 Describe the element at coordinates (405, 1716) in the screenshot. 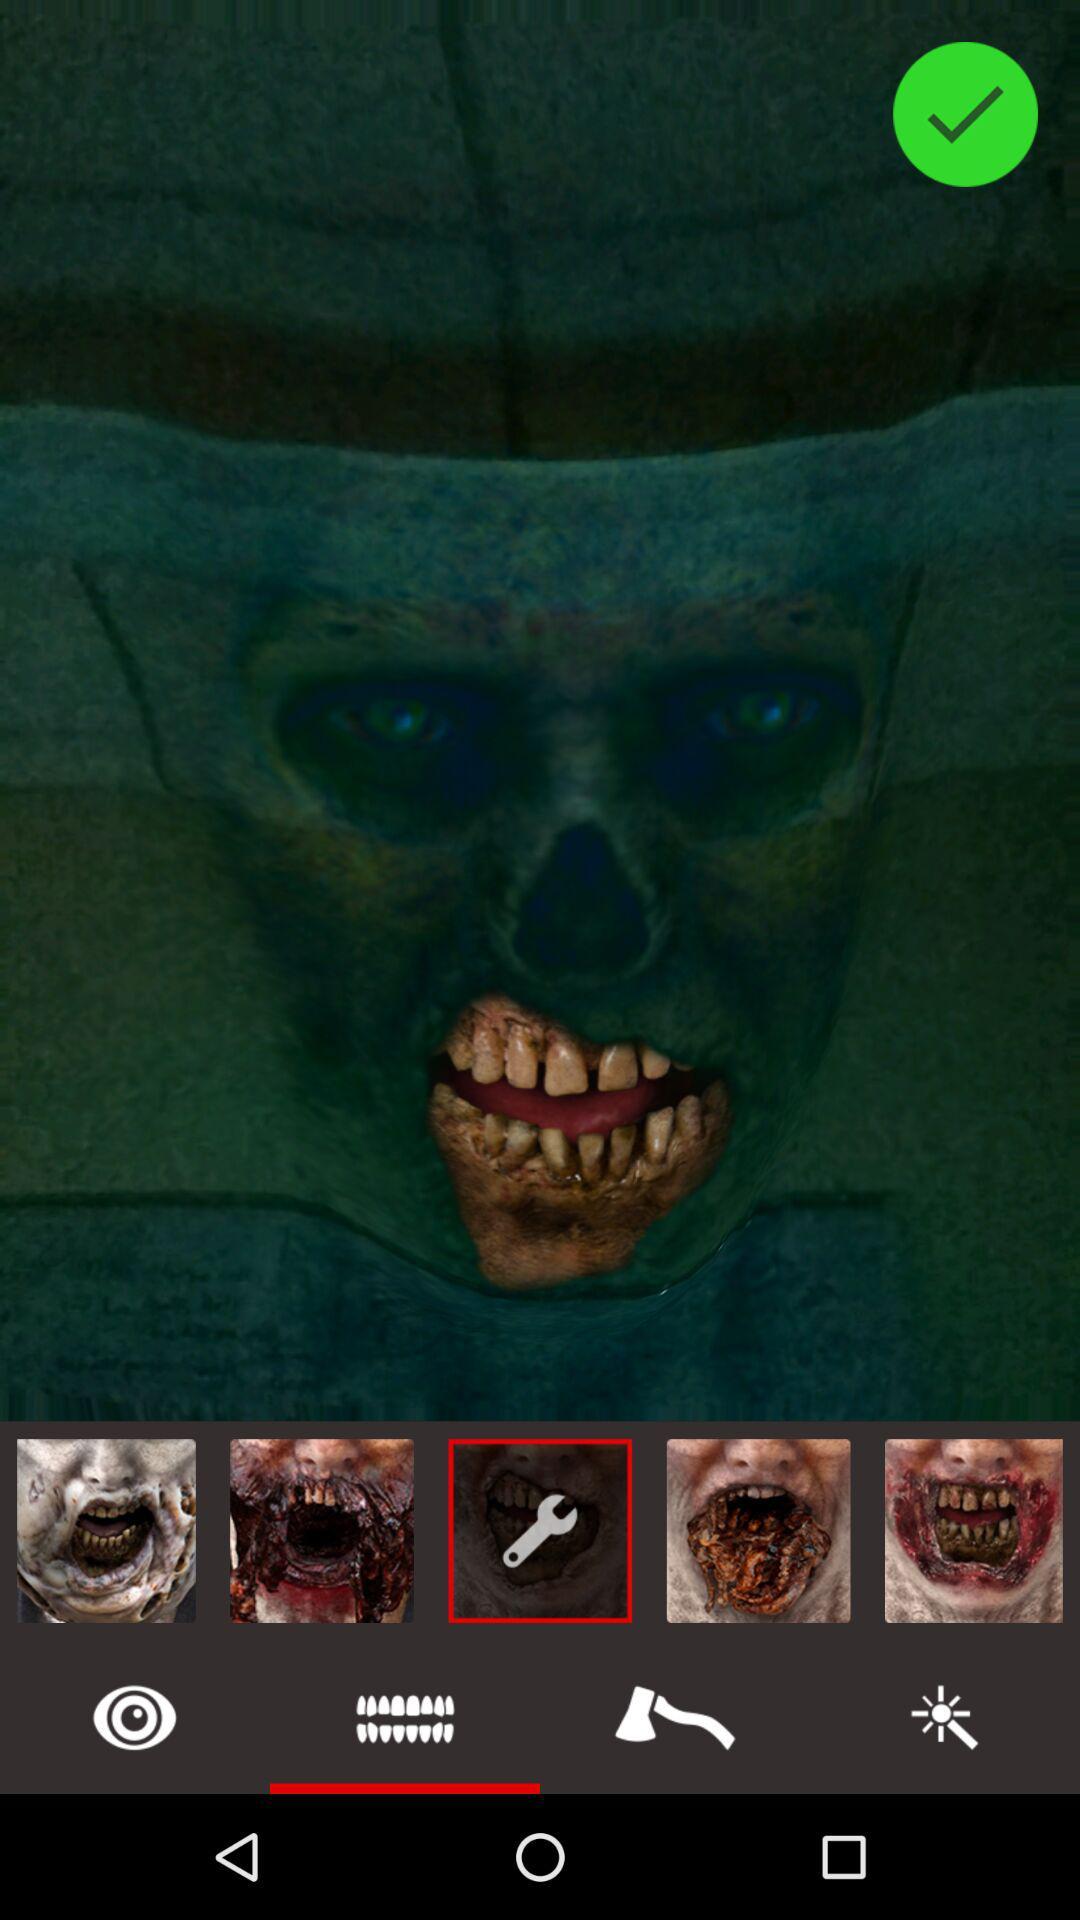

I see `teeth` at that location.